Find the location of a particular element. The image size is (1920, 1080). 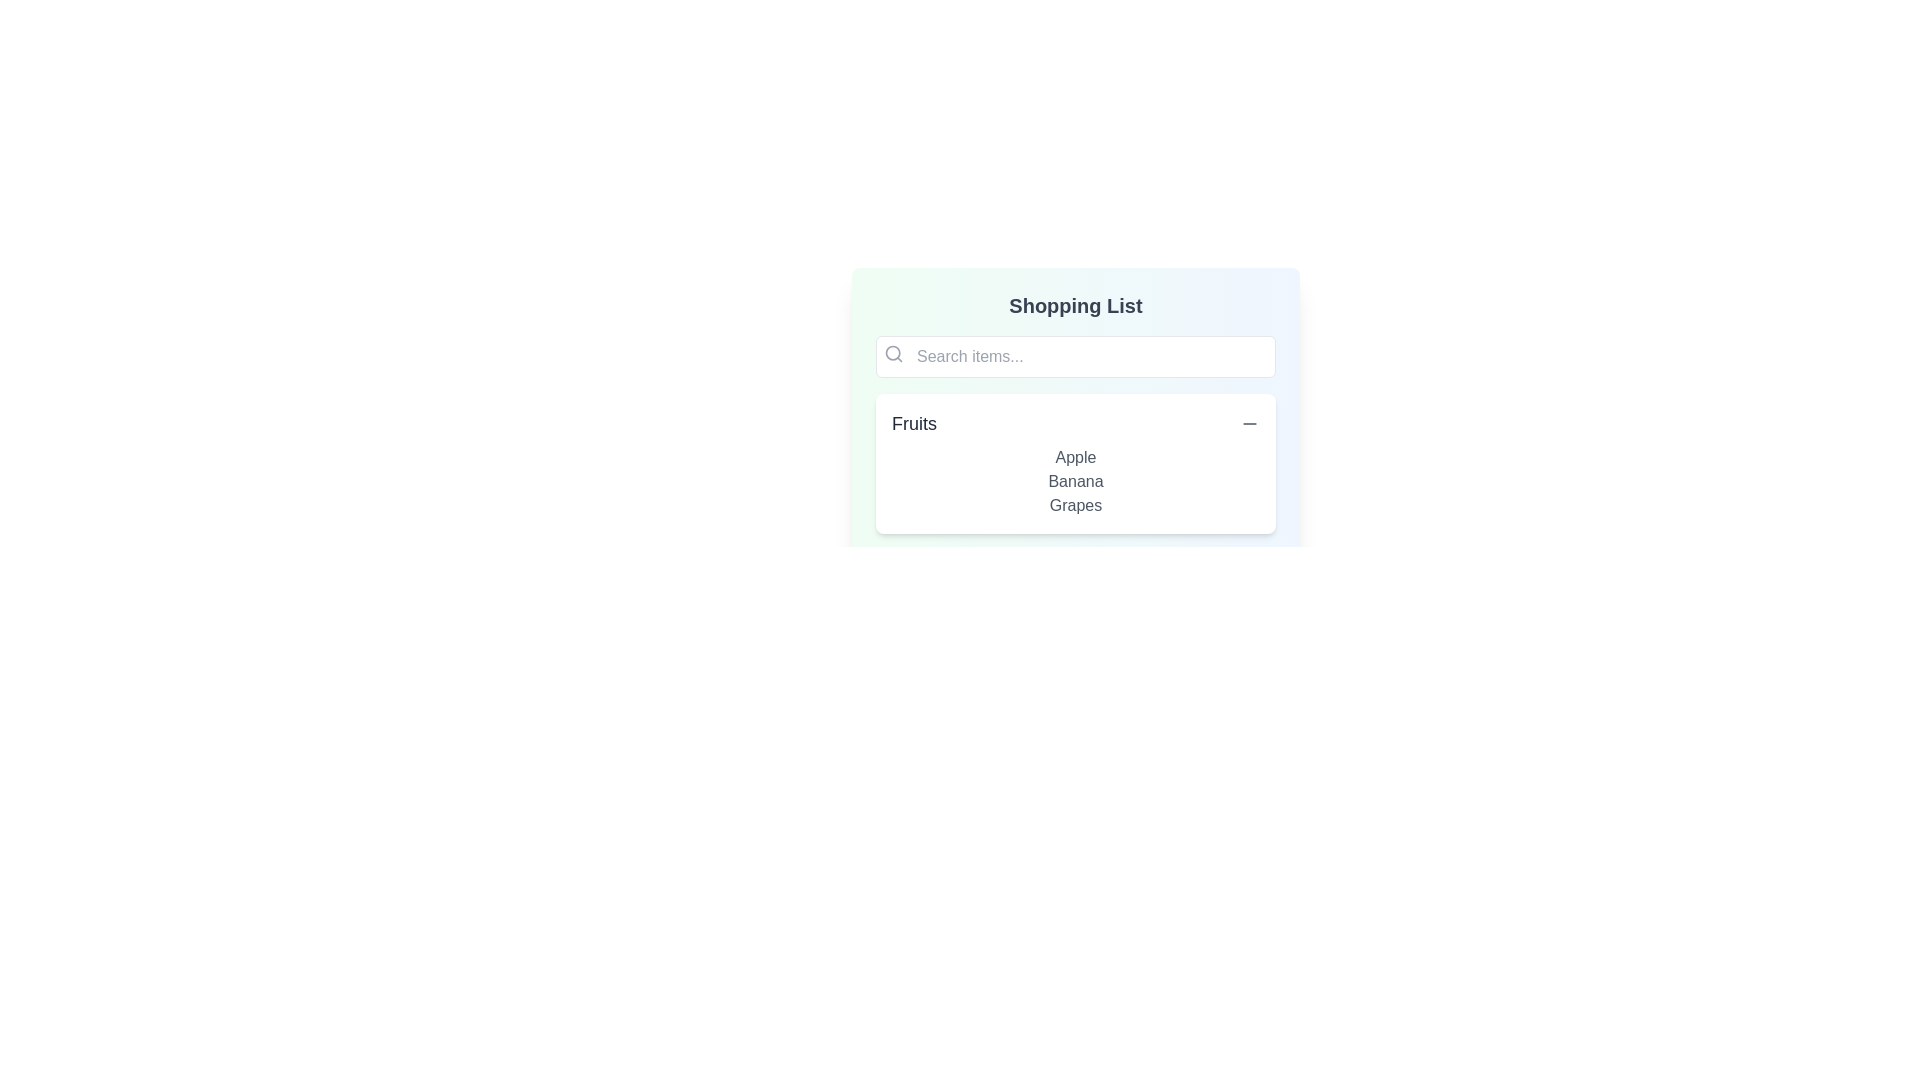

the search bar and type the search term is located at coordinates (1074, 356).